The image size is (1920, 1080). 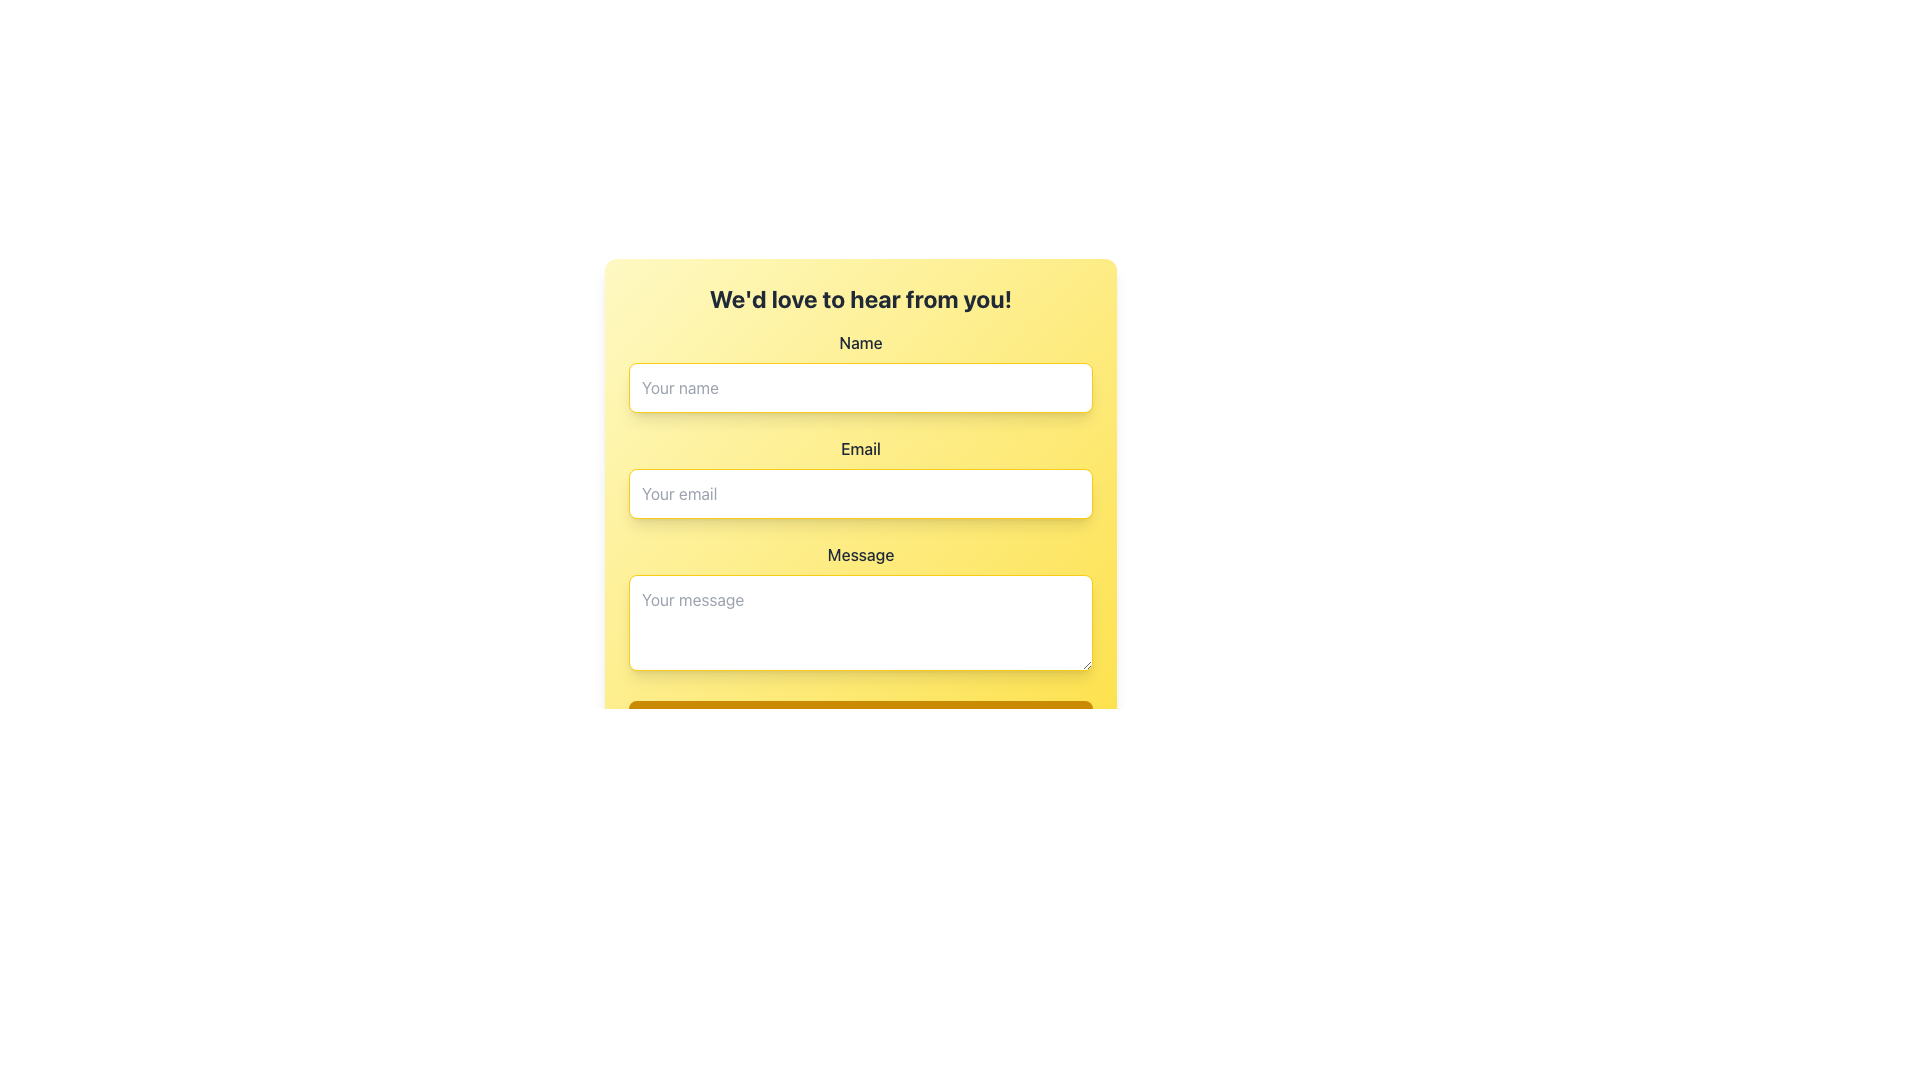 I want to click on the 'Email' label, which is bold, capitalized, and has a darker font color on a yellow background, located below the 'Name' field and above the 'Your email' input field, so click(x=860, y=447).